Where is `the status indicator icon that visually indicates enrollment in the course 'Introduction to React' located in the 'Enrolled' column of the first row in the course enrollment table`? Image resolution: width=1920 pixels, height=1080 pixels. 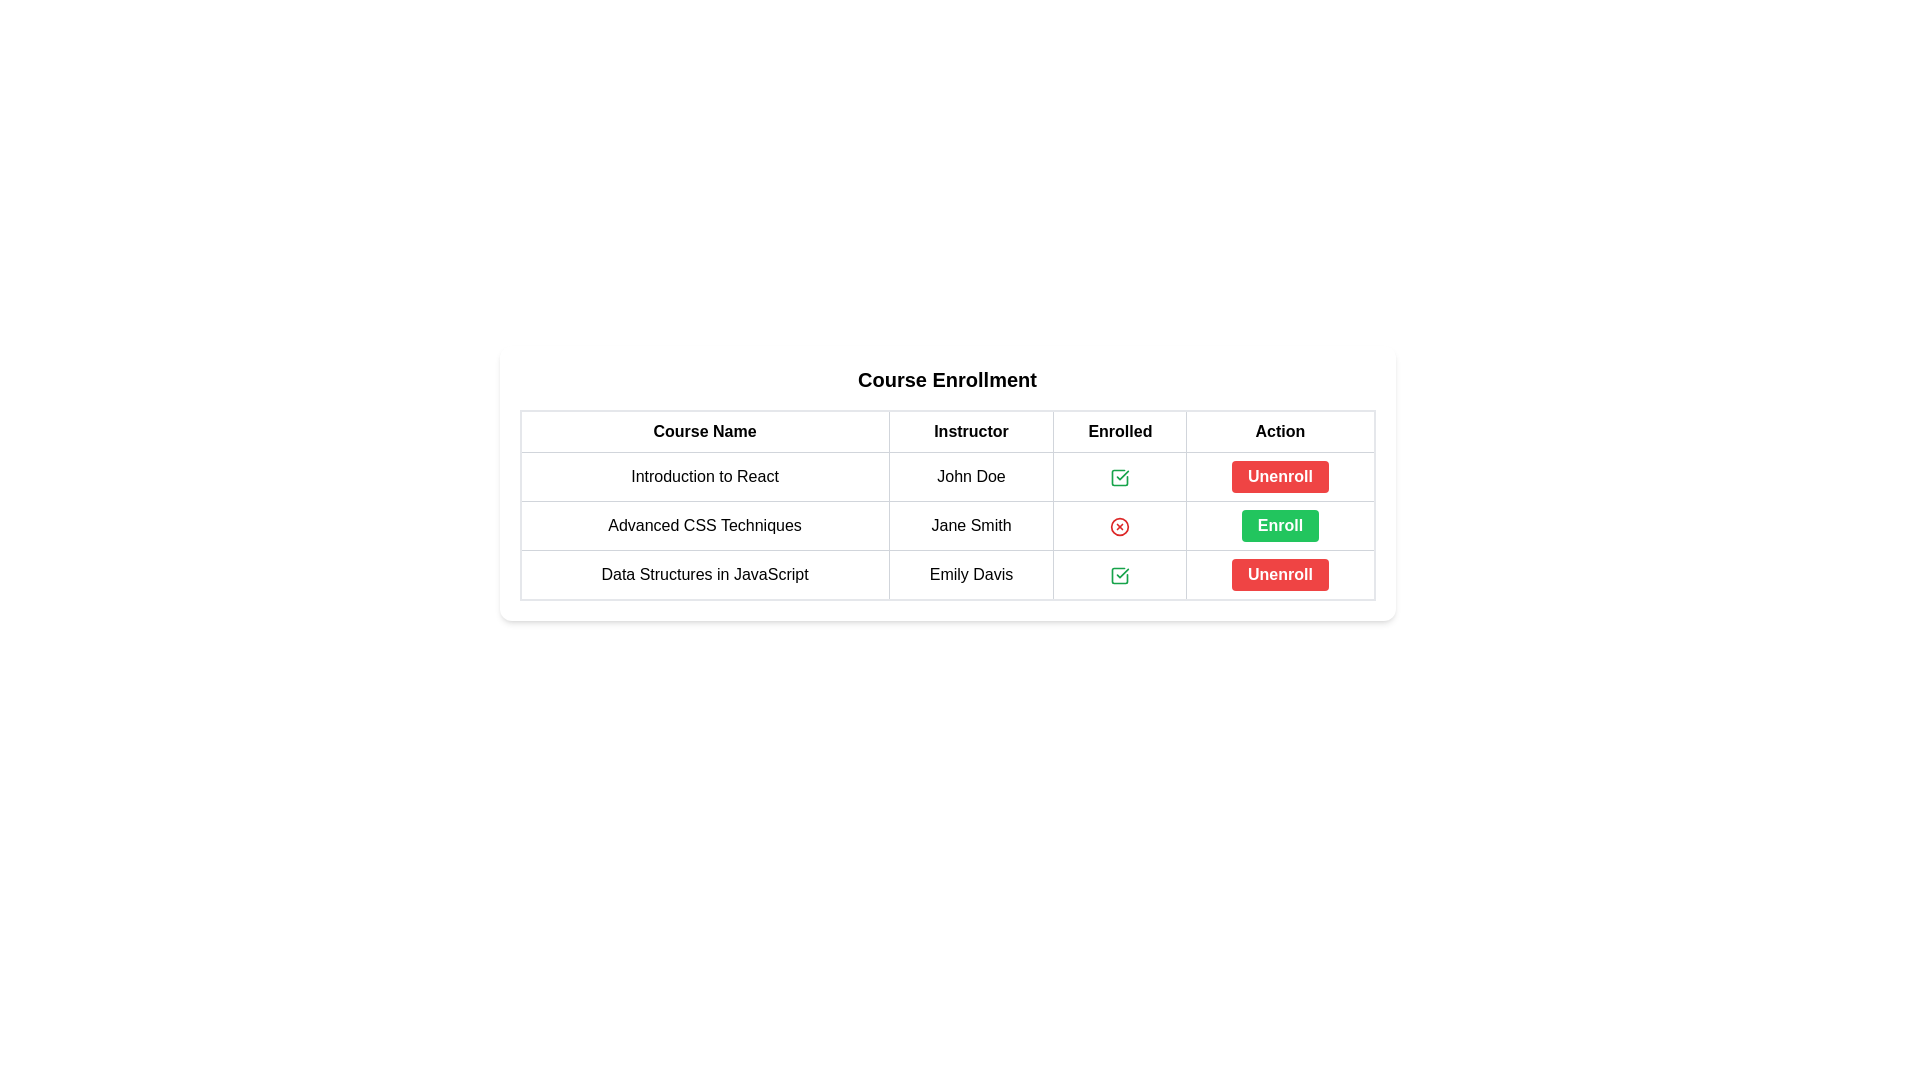
the status indicator icon that visually indicates enrollment in the course 'Introduction to React' located in the 'Enrolled' column of the first row in the course enrollment table is located at coordinates (1120, 477).